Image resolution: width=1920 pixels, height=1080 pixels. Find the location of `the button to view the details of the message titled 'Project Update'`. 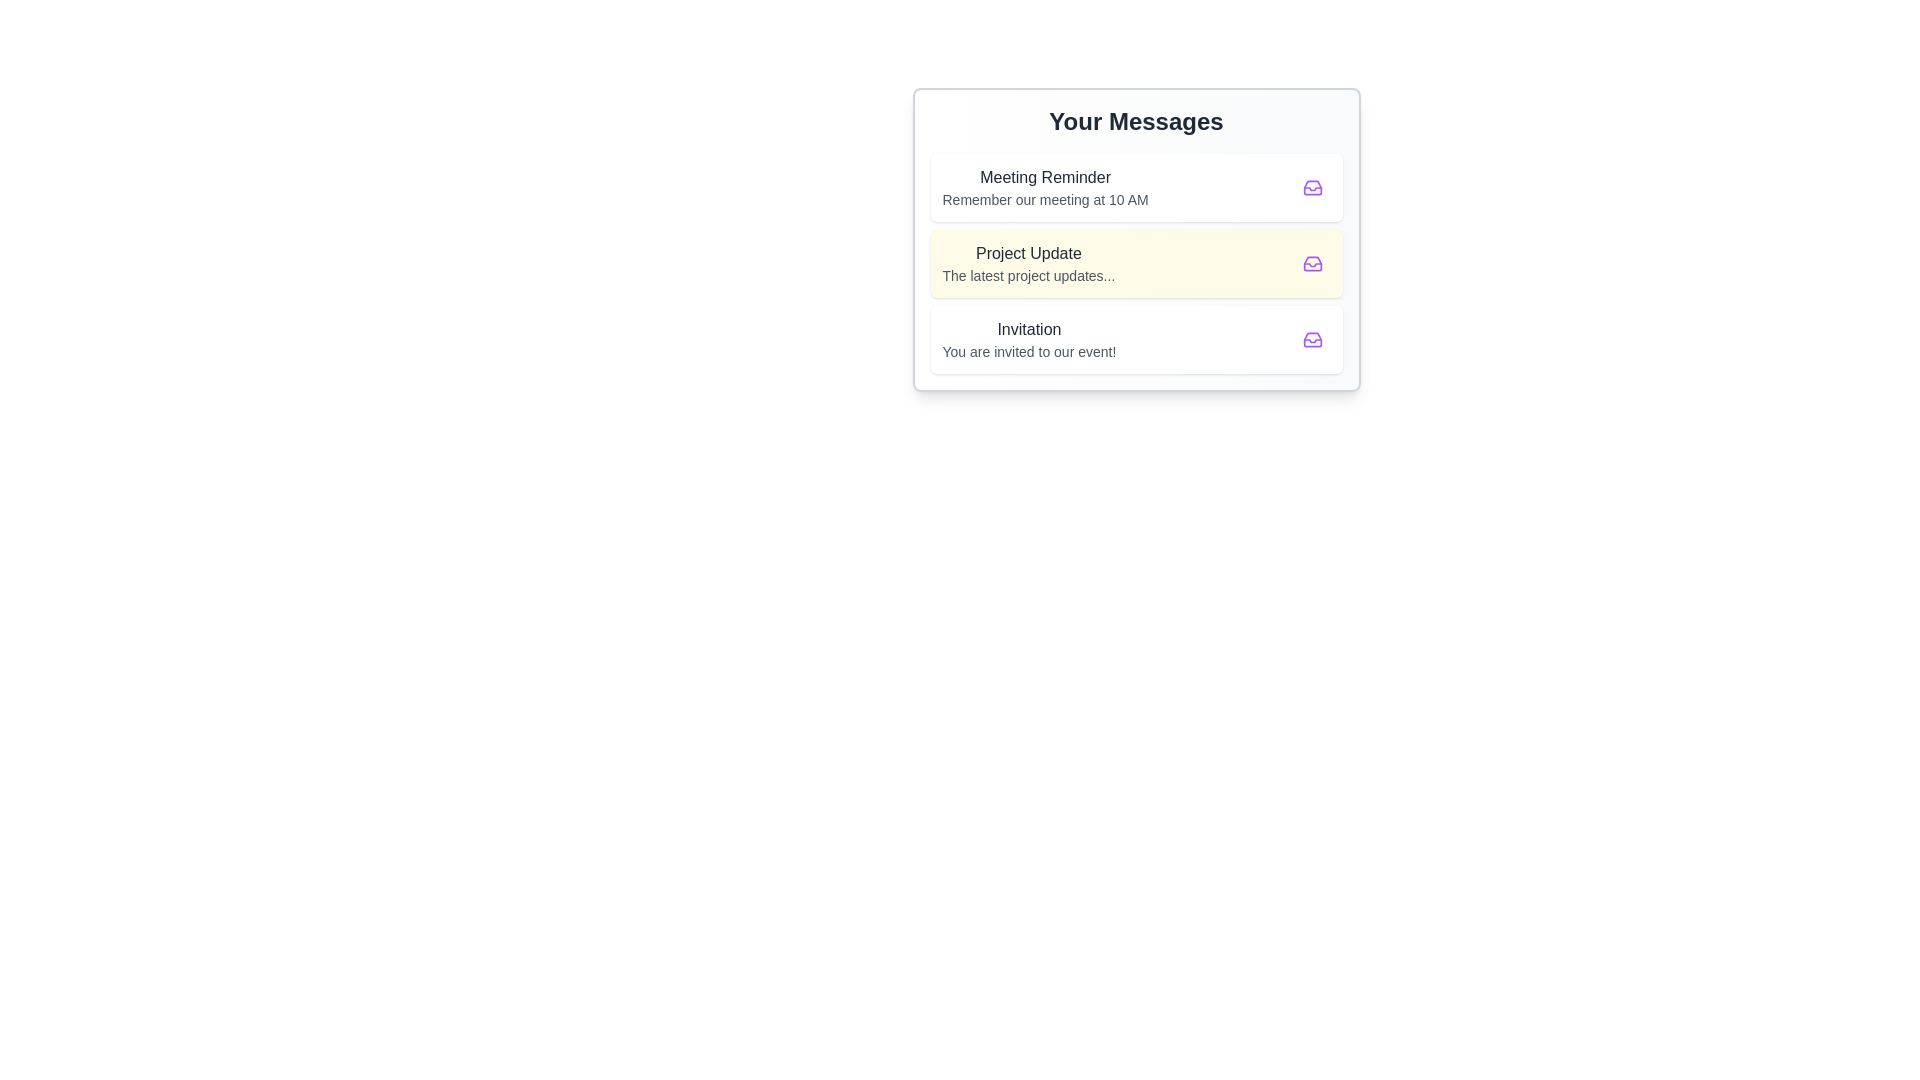

the button to view the details of the message titled 'Project Update' is located at coordinates (1312, 262).